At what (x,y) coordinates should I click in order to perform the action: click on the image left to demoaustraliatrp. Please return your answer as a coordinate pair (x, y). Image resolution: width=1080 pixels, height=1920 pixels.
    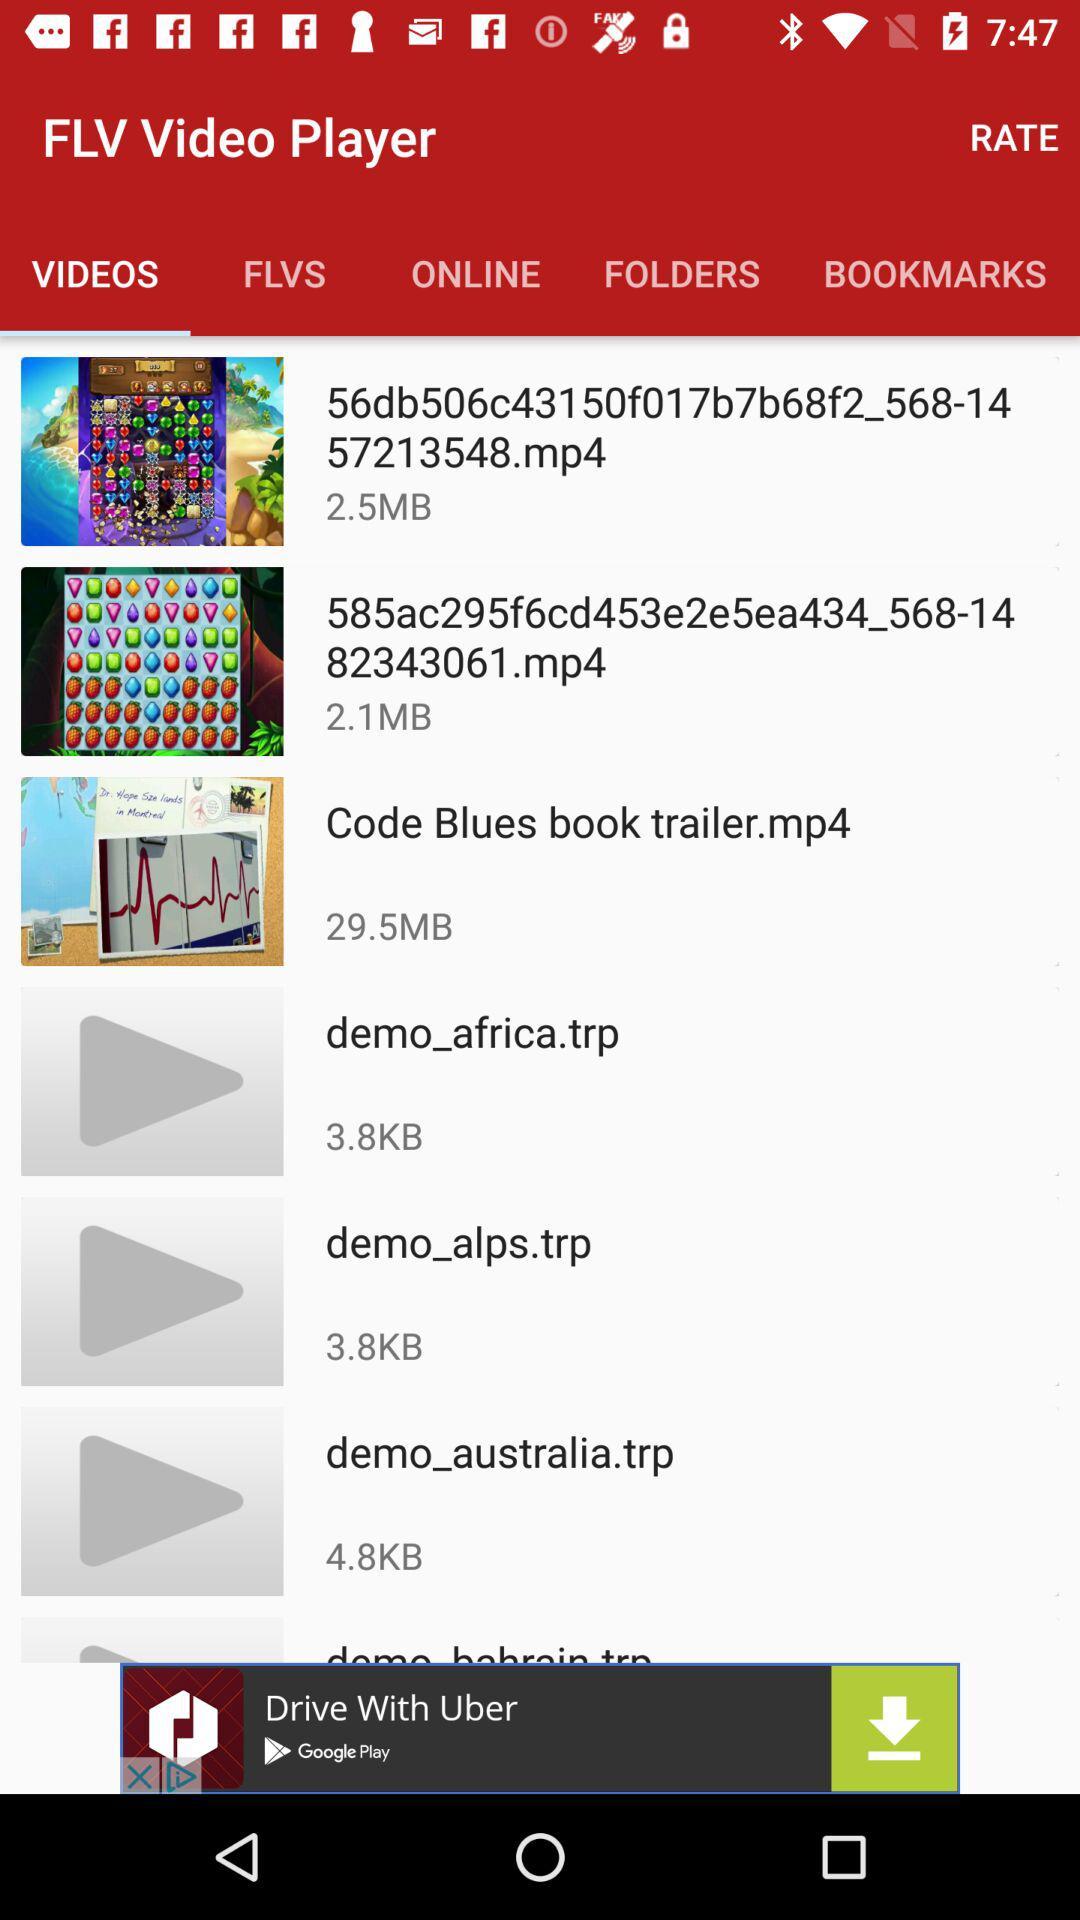
    Looking at the image, I should click on (151, 1501).